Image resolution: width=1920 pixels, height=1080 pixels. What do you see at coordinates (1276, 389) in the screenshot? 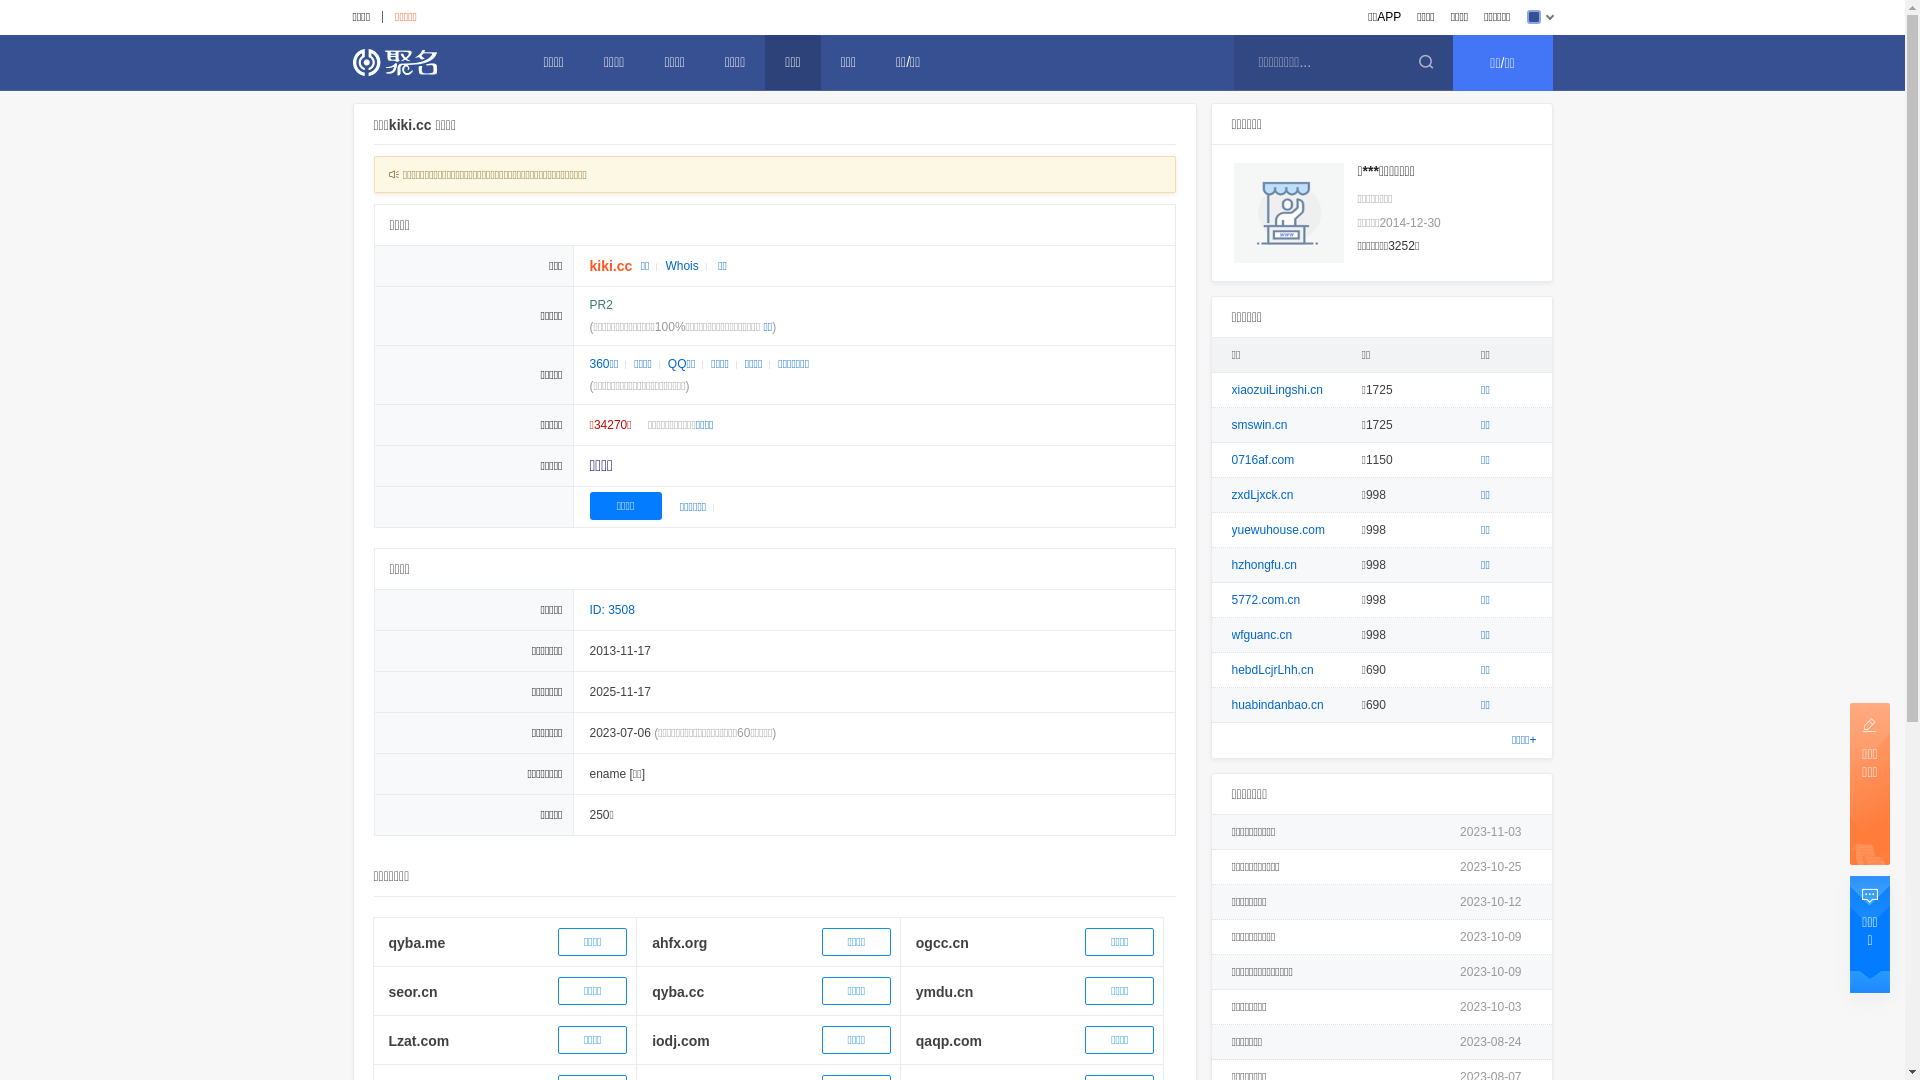
I see `'xiaozuiLingshi.cn'` at bounding box center [1276, 389].